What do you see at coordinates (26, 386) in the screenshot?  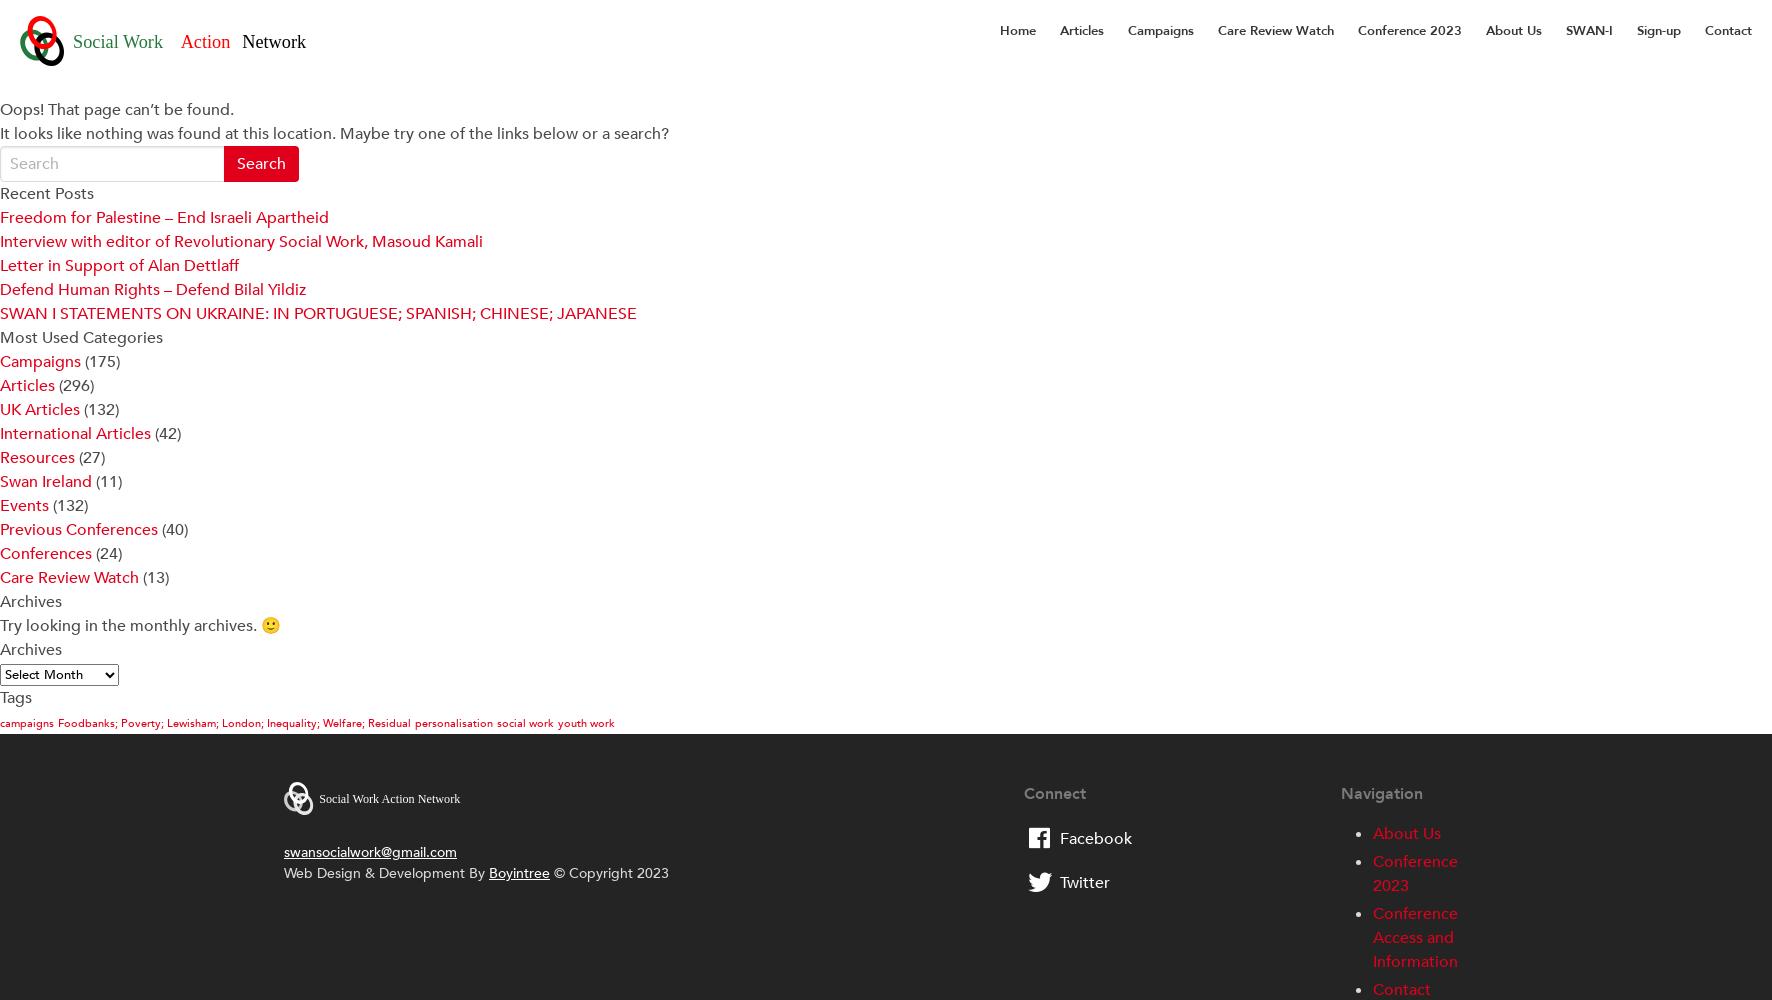 I see `'Articles'` at bounding box center [26, 386].